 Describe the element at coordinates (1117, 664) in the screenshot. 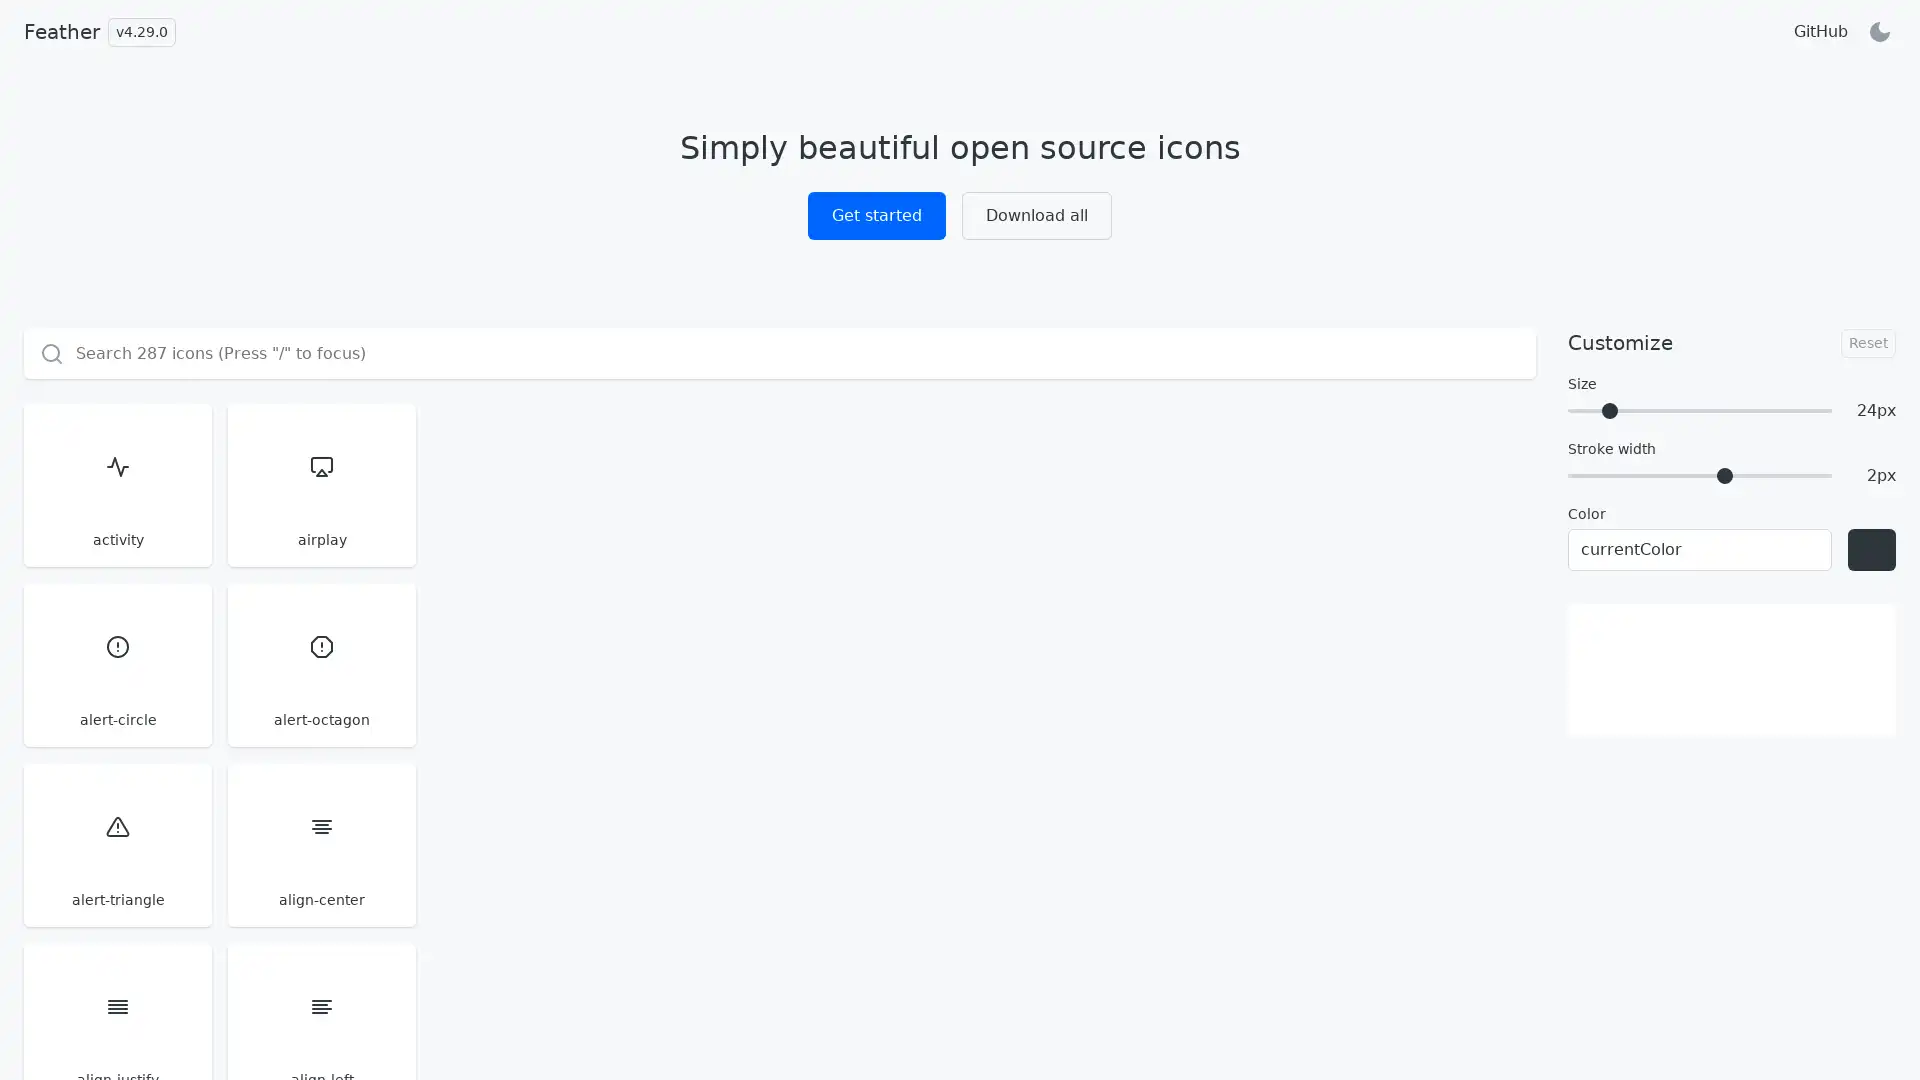

I see `arrow-down` at that location.